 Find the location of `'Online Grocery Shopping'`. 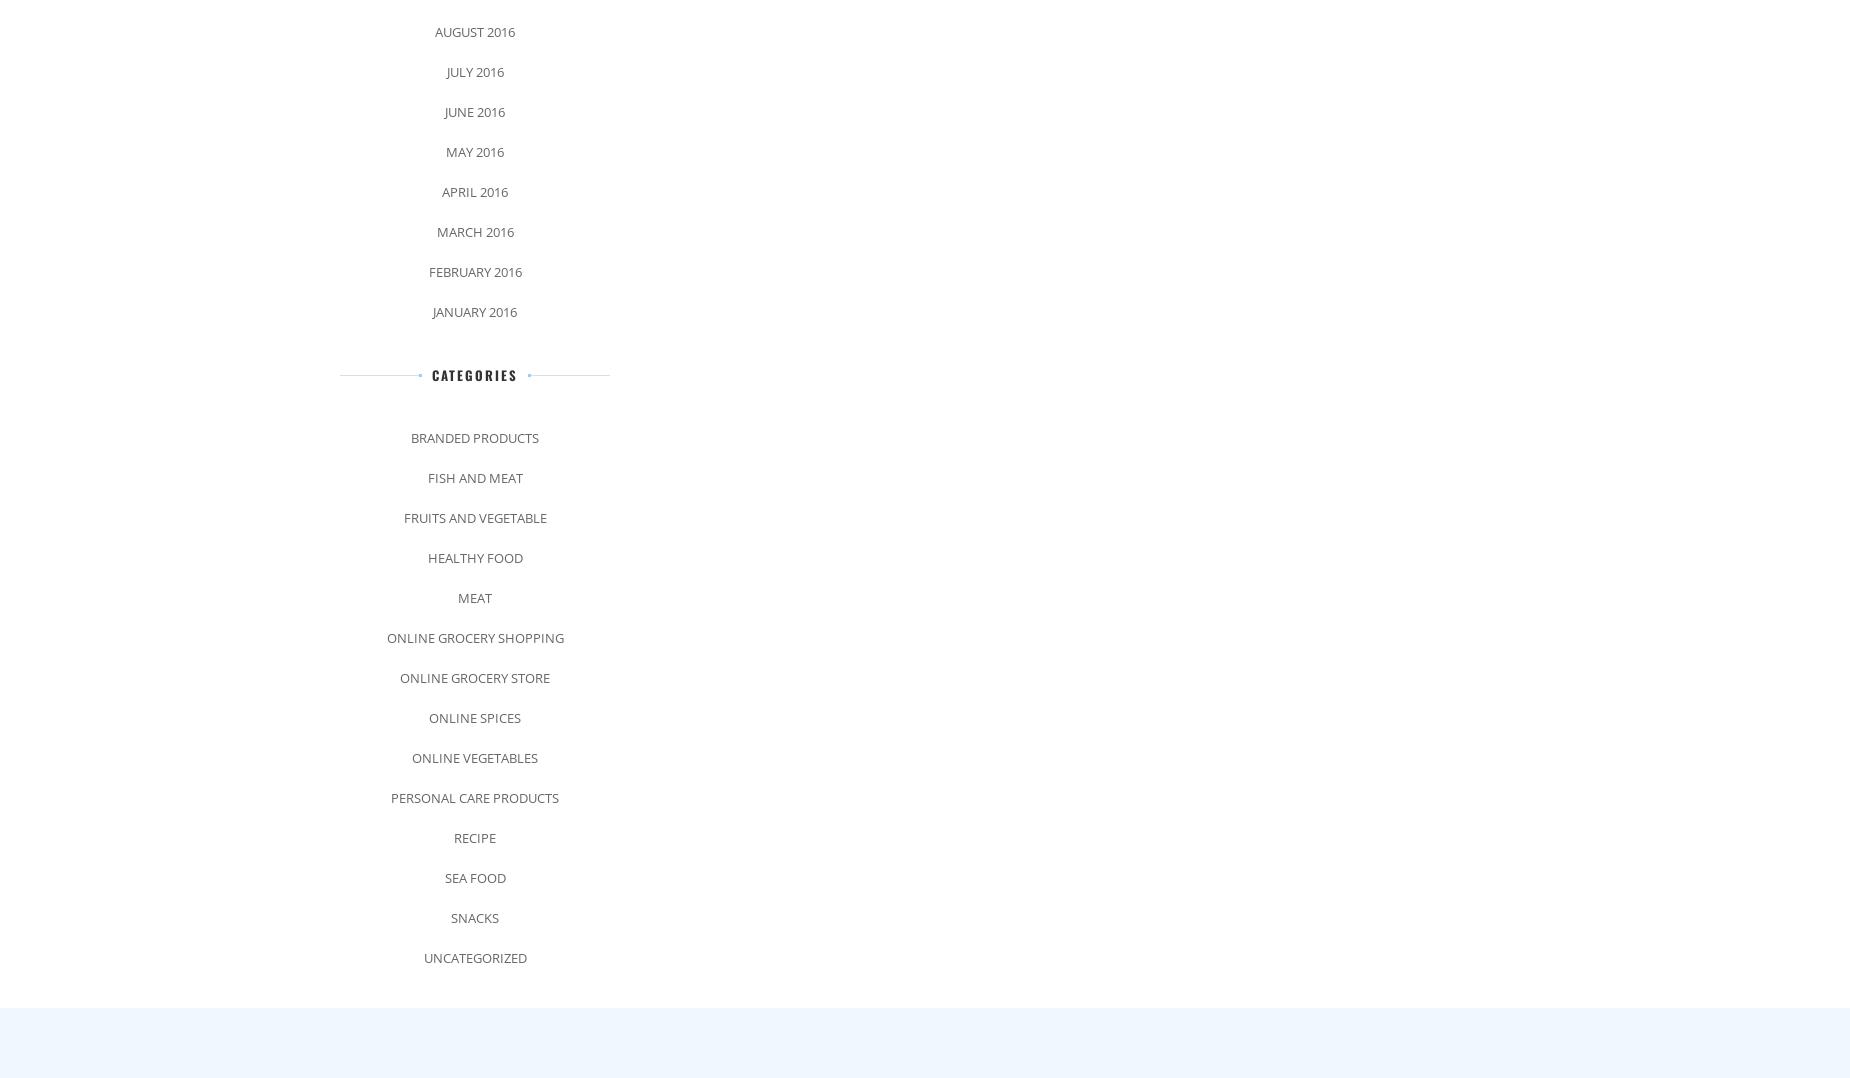

'Online Grocery Shopping' is located at coordinates (474, 635).